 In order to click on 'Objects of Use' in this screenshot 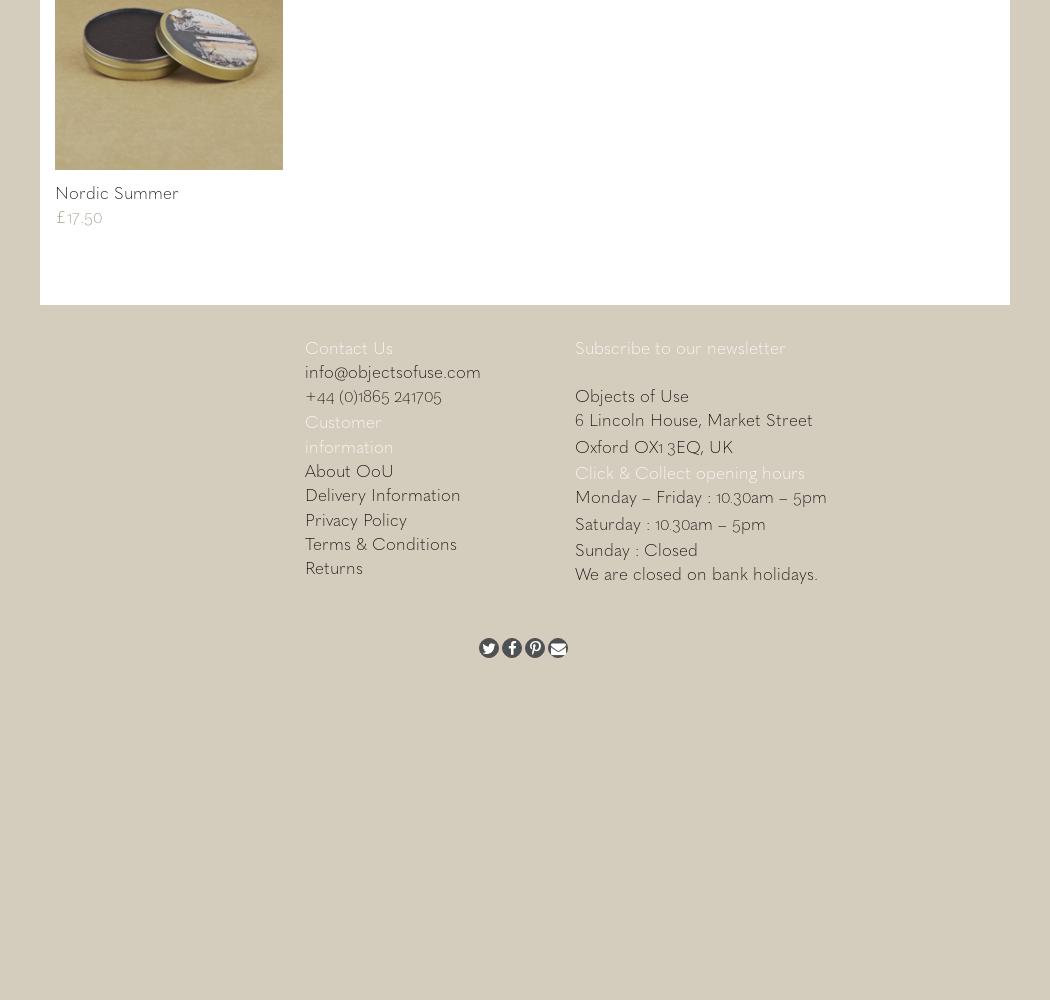, I will do `click(631, 394)`.